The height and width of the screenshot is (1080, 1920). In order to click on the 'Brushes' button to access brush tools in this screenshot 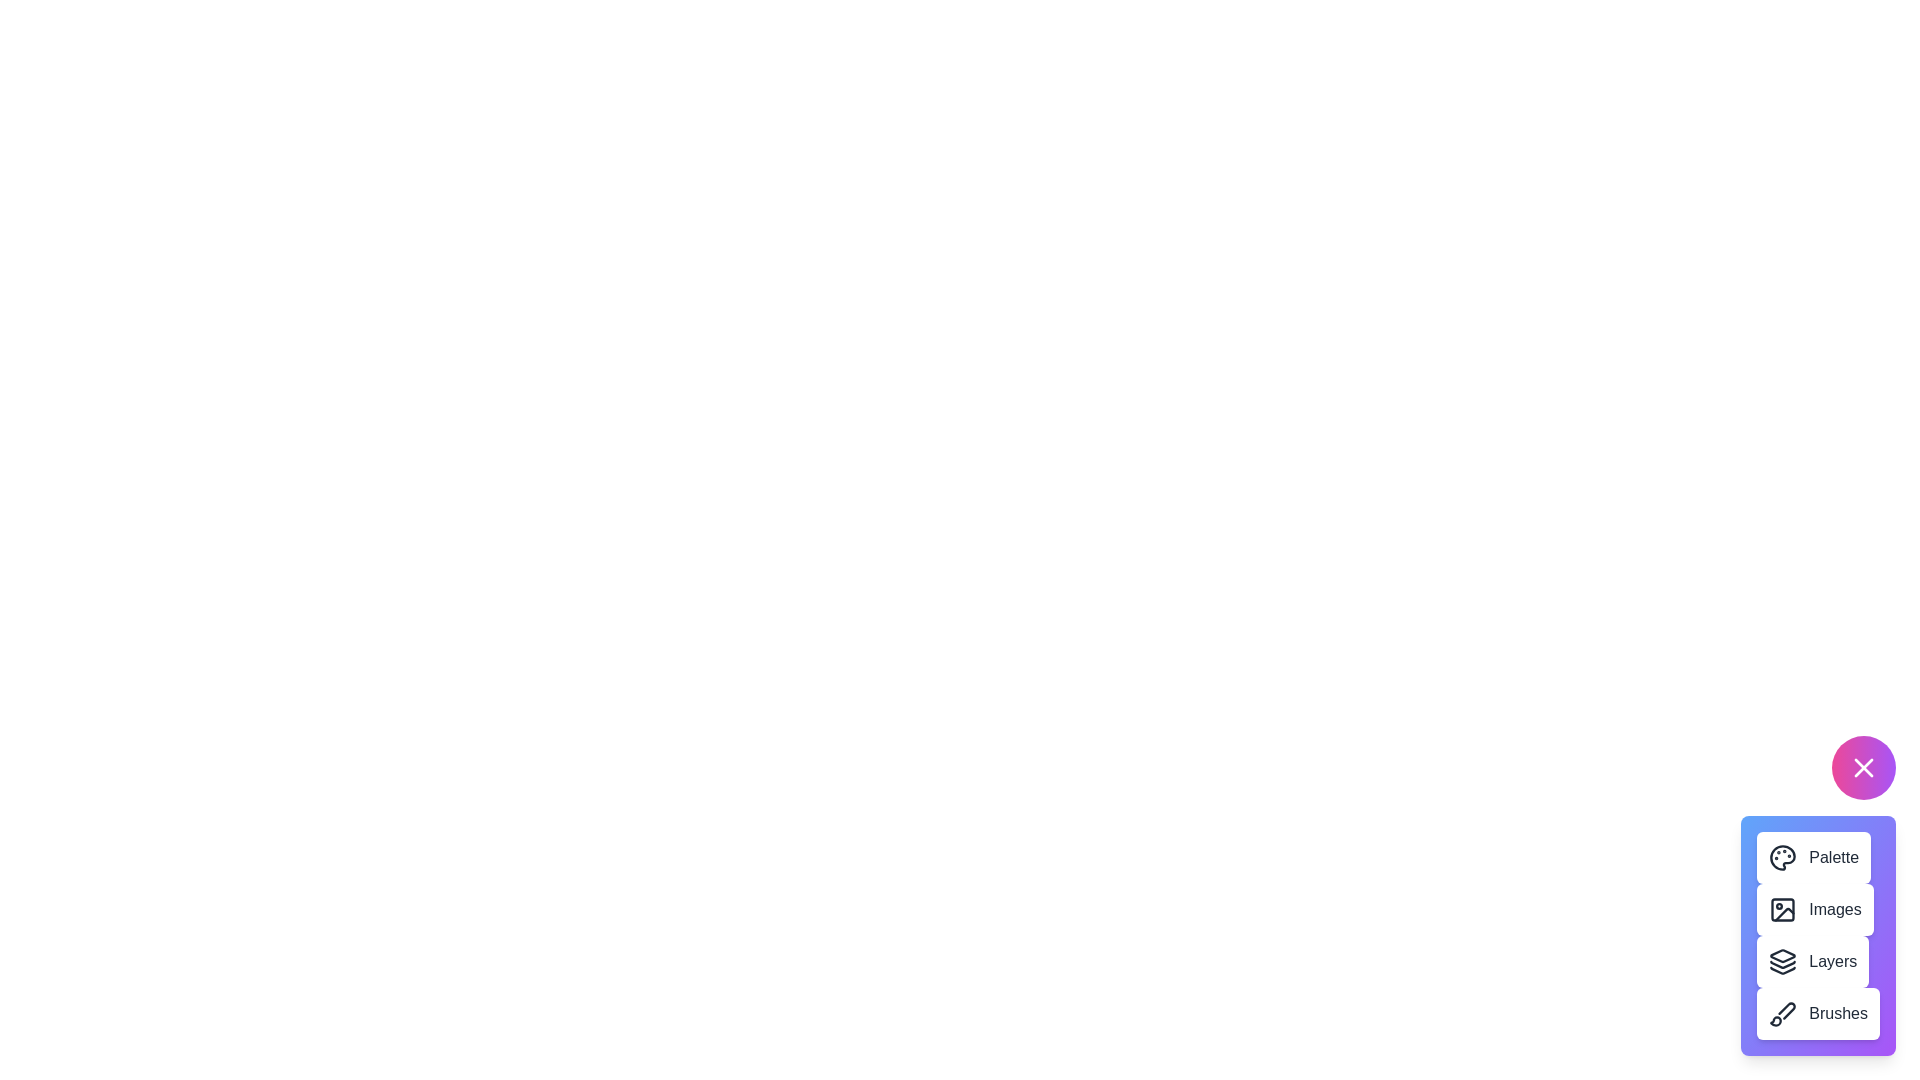, I will do `click(1818, 1014)`.